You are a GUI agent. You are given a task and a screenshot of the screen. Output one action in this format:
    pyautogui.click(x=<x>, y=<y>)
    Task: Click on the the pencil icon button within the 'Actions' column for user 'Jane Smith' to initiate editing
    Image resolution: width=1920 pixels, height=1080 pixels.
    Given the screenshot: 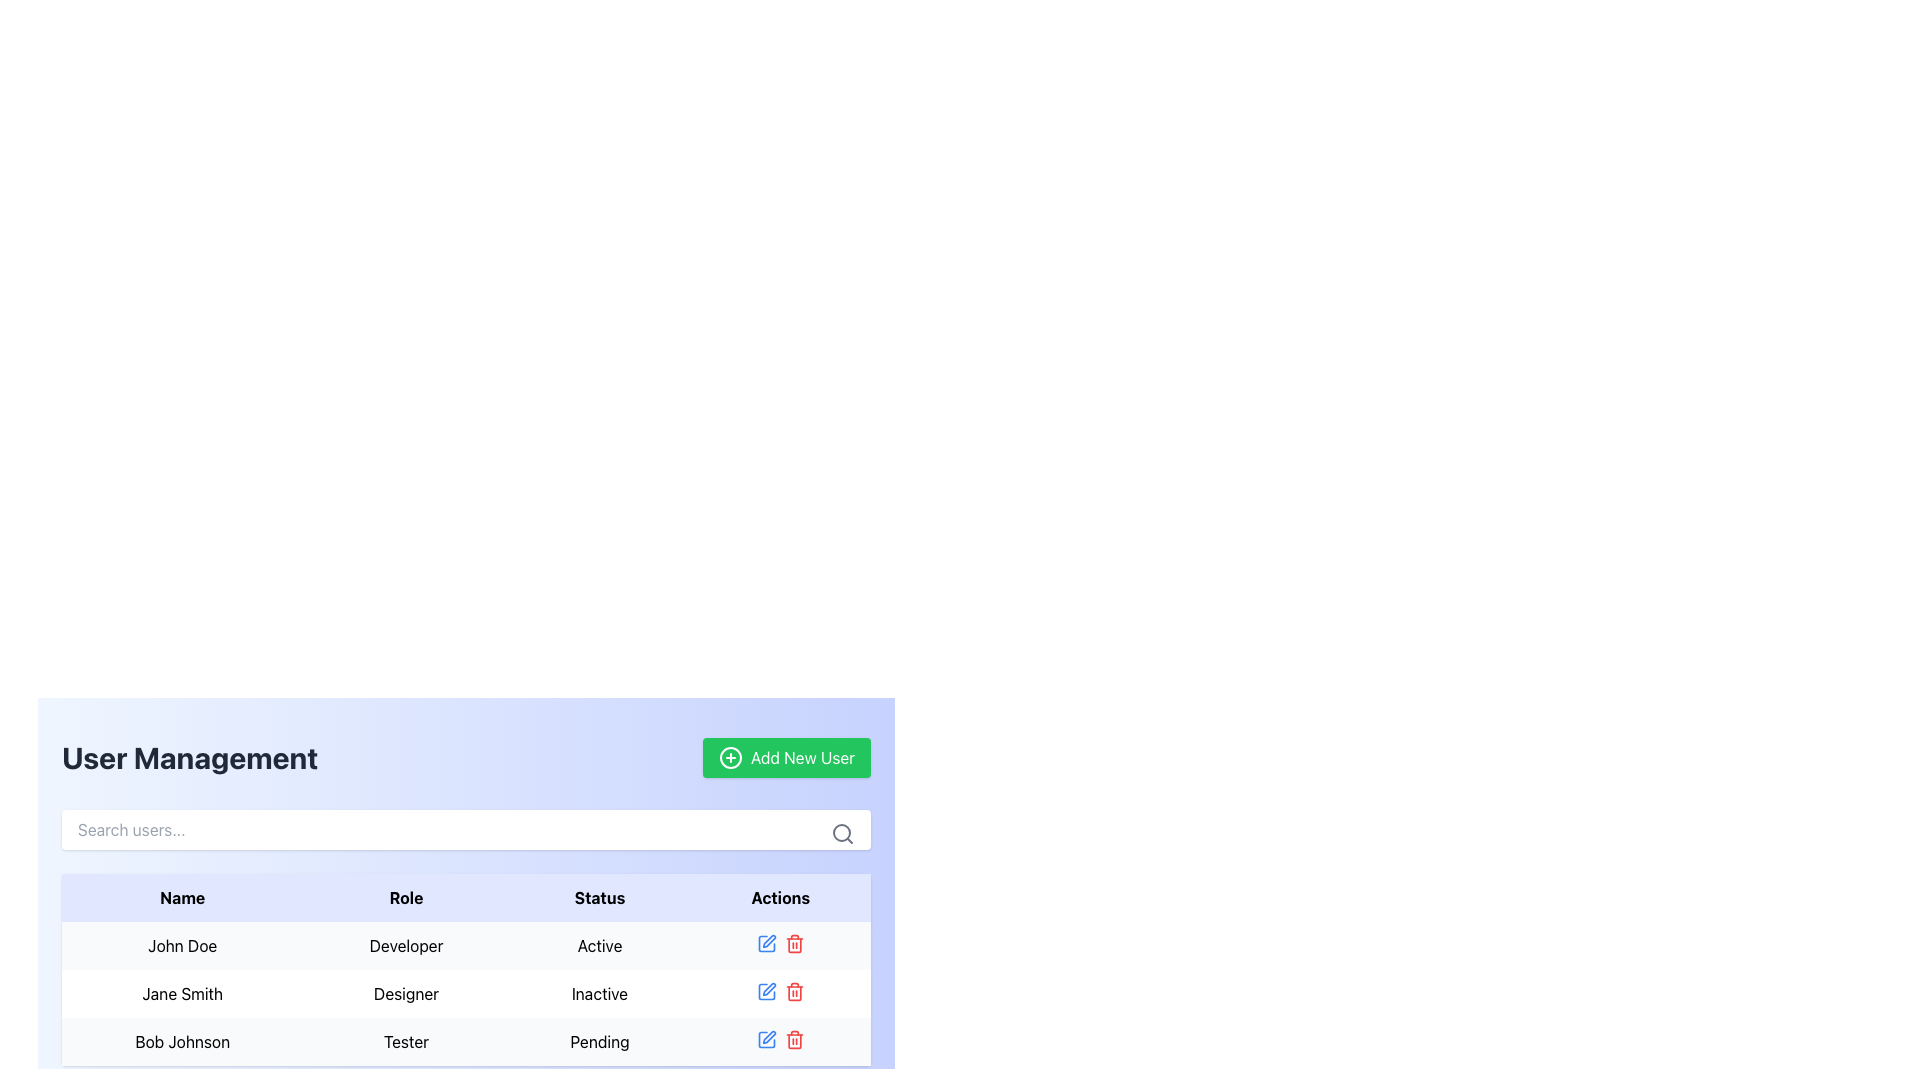 What is the action you would take?
    pyautogui.click(x=765, y=991)
    